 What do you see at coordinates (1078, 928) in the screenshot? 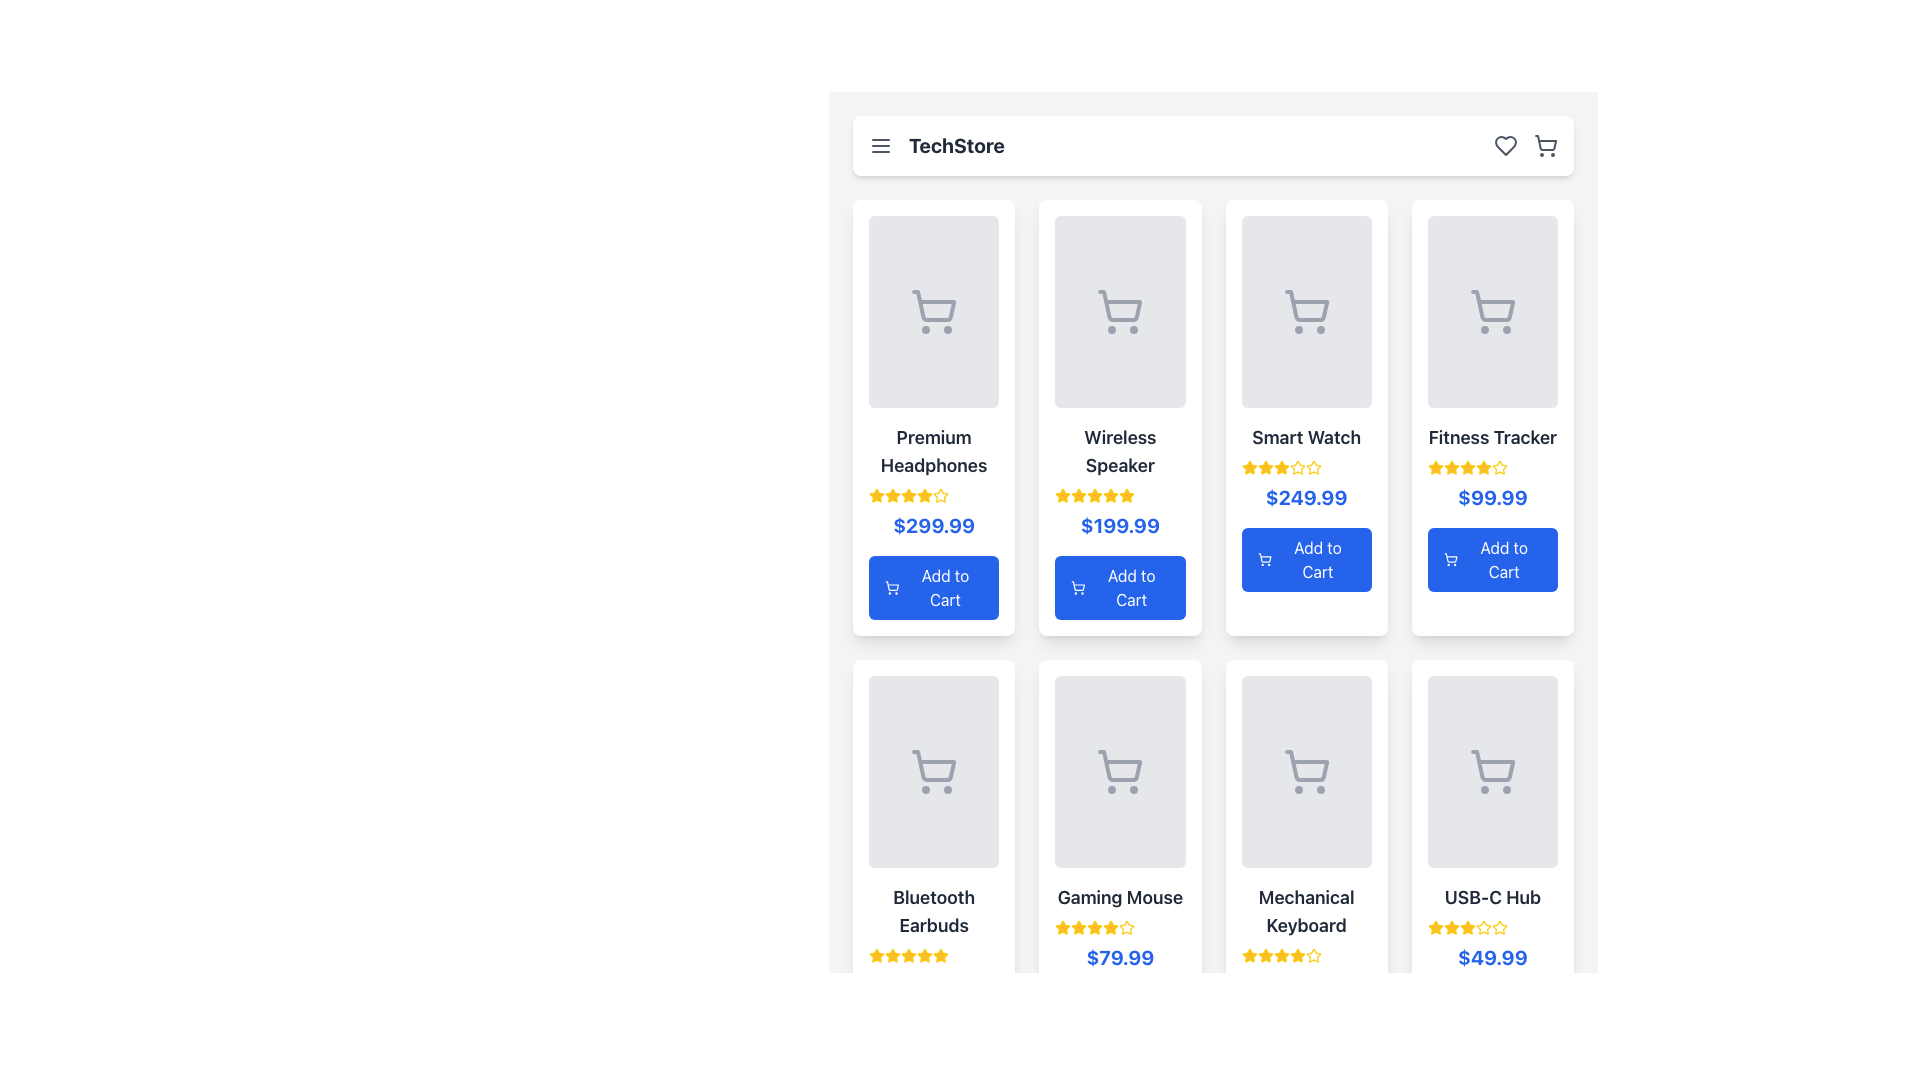
I see `the third yellow star icon in the rating system for the 'Gaming Mouse' product, which is located in the second row of the product grid` at bounding box center [1078, 928].